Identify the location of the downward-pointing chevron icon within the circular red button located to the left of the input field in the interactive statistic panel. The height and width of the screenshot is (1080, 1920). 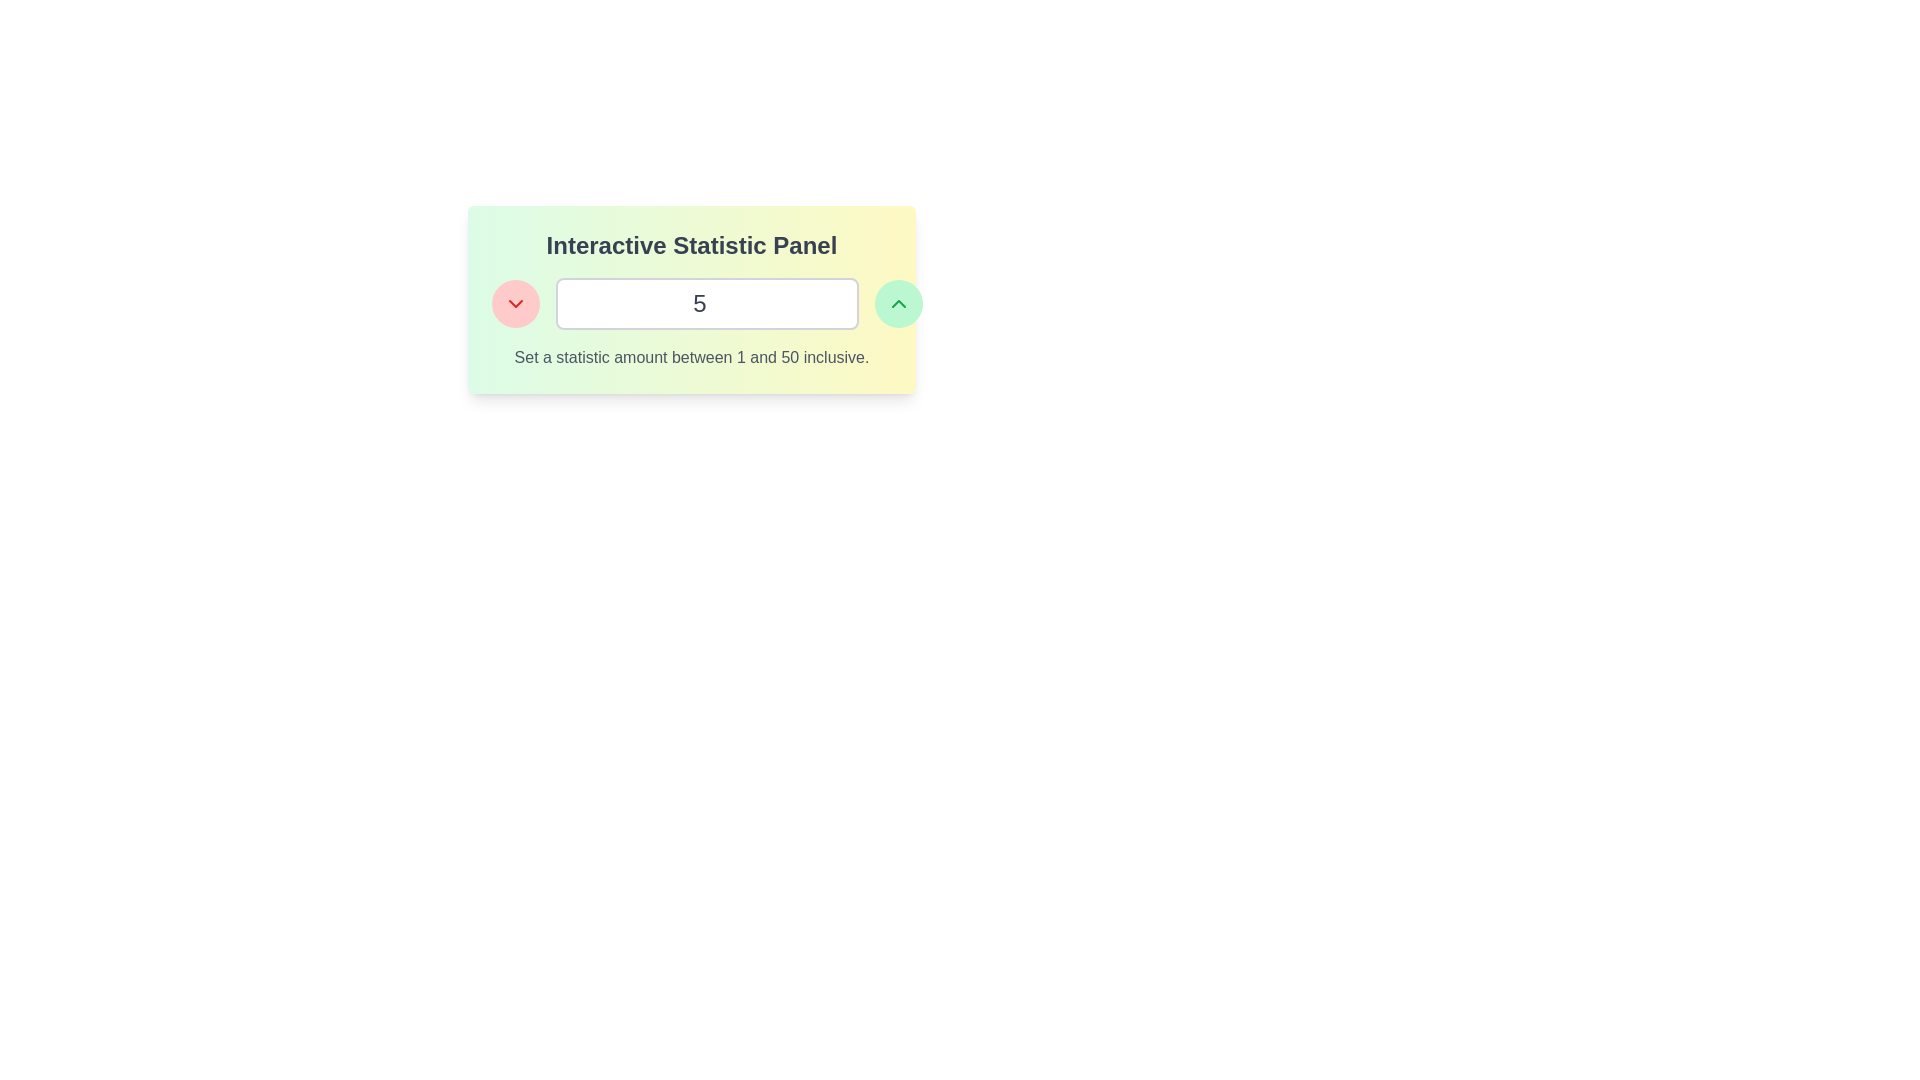
(515, 304).